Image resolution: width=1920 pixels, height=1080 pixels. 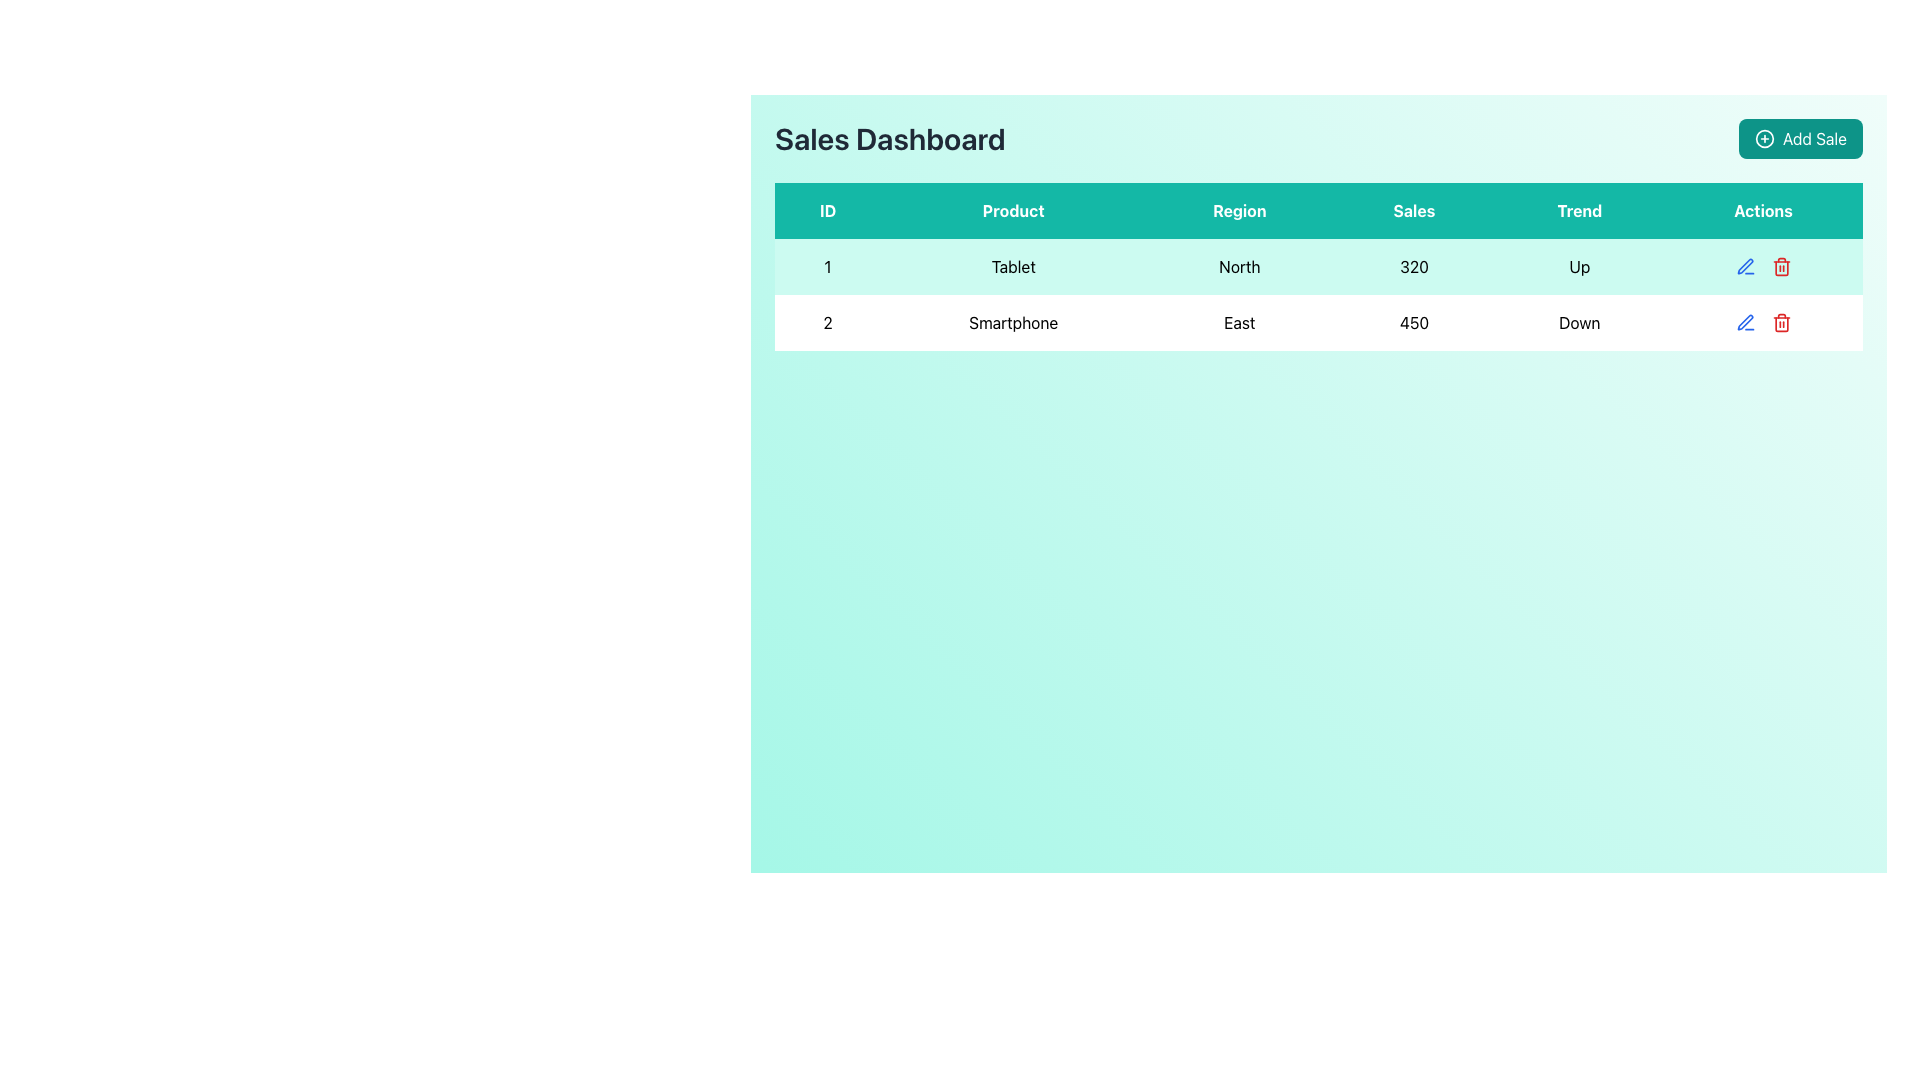 What do you see at coordinates (828, 265) in the screenshot?
I see `the ID cell of the table row, which visually identifies the first item's serial number` at bounding box center [828, 265].